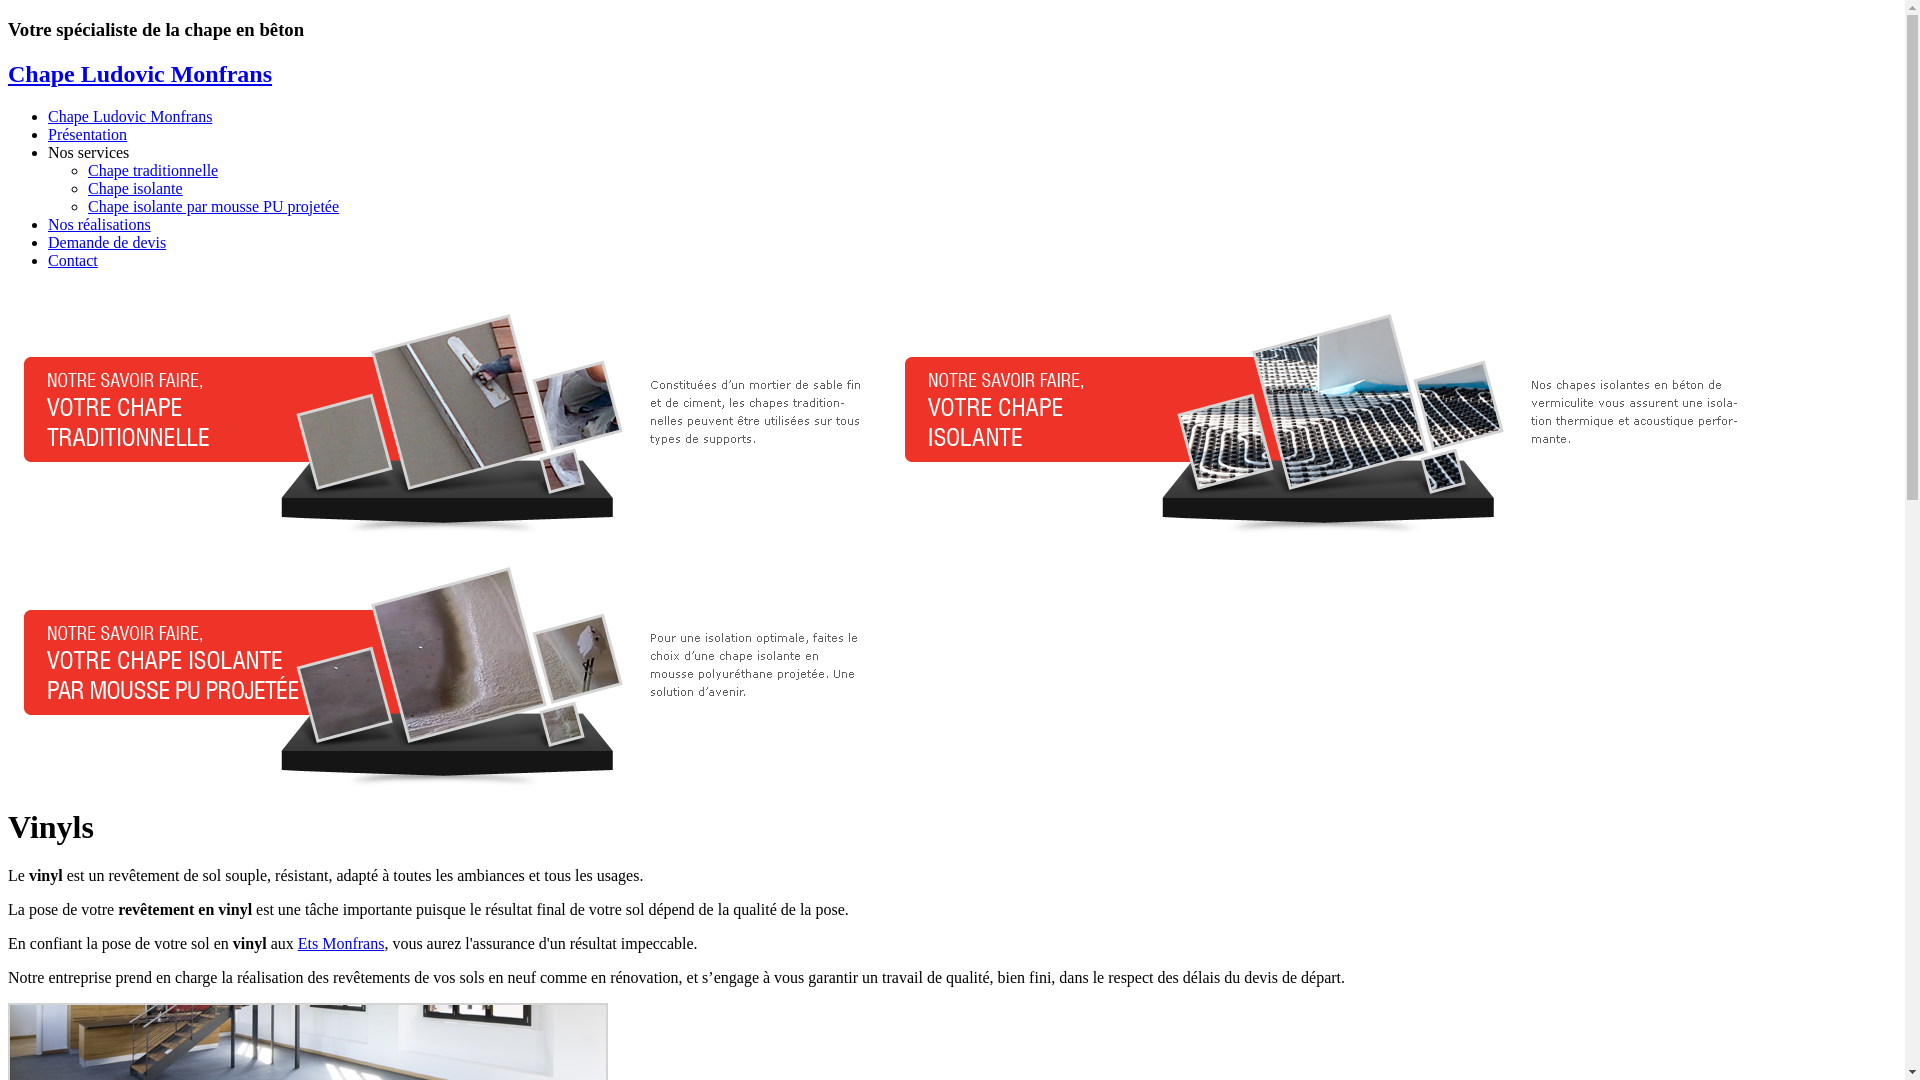  I want to click on 'Nos services', so click(87, 151).